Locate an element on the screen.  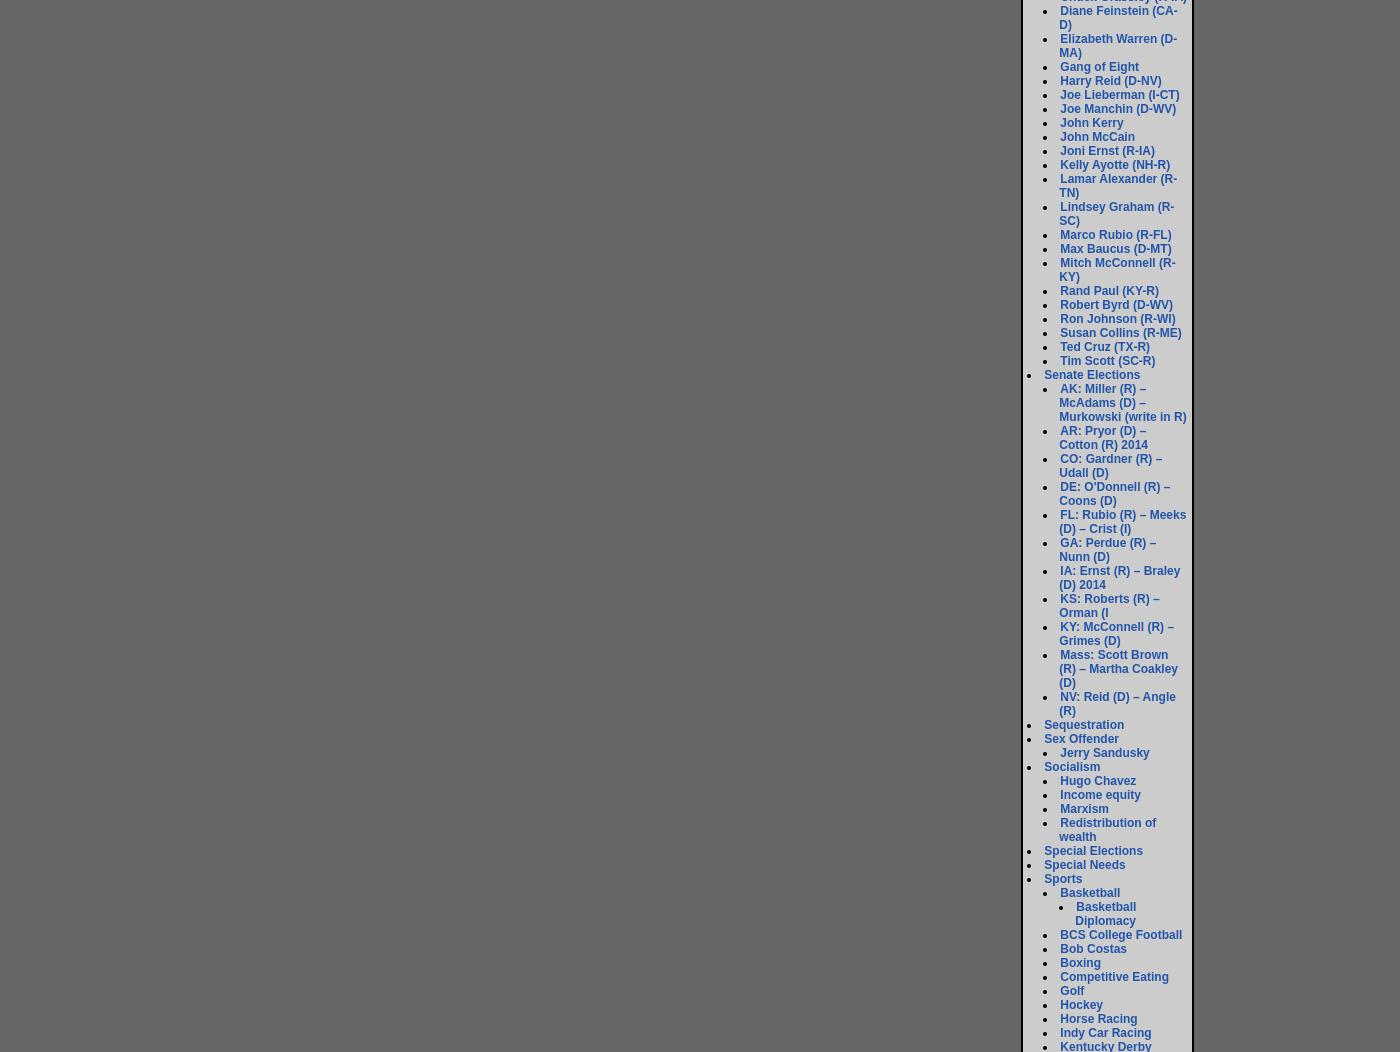
'Income equity' is located at coordinates (1100, 794).